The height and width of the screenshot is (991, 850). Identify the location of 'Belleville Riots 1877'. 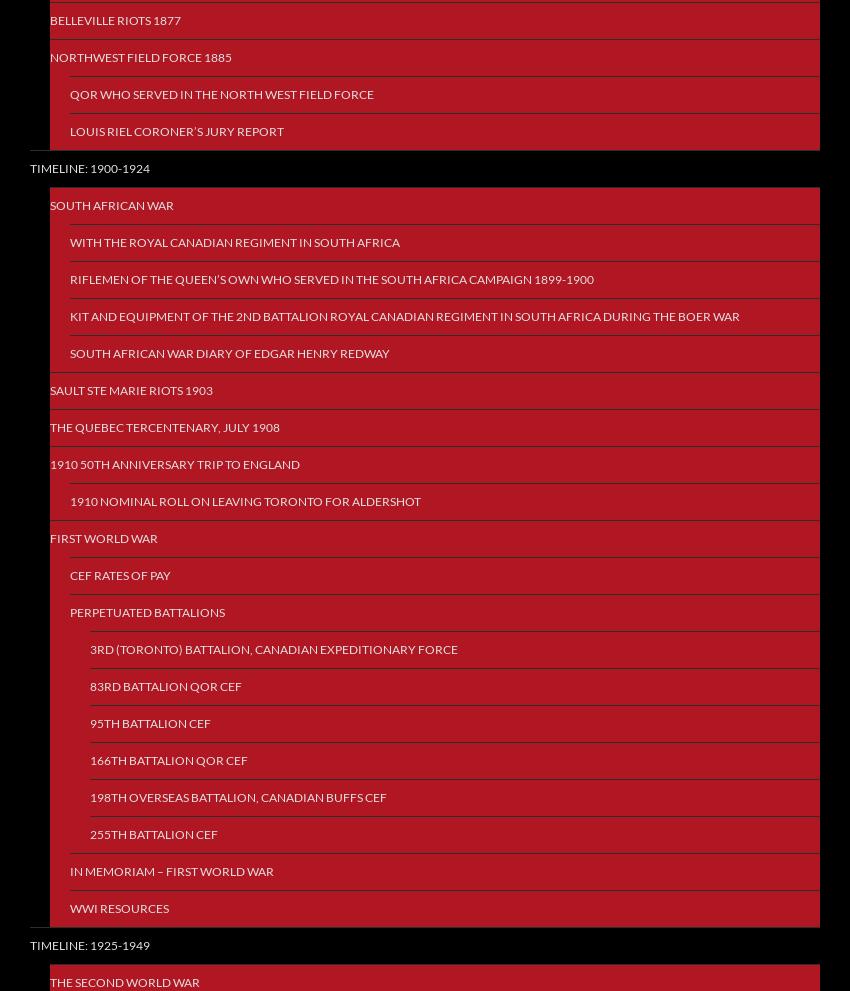
(114, 19).